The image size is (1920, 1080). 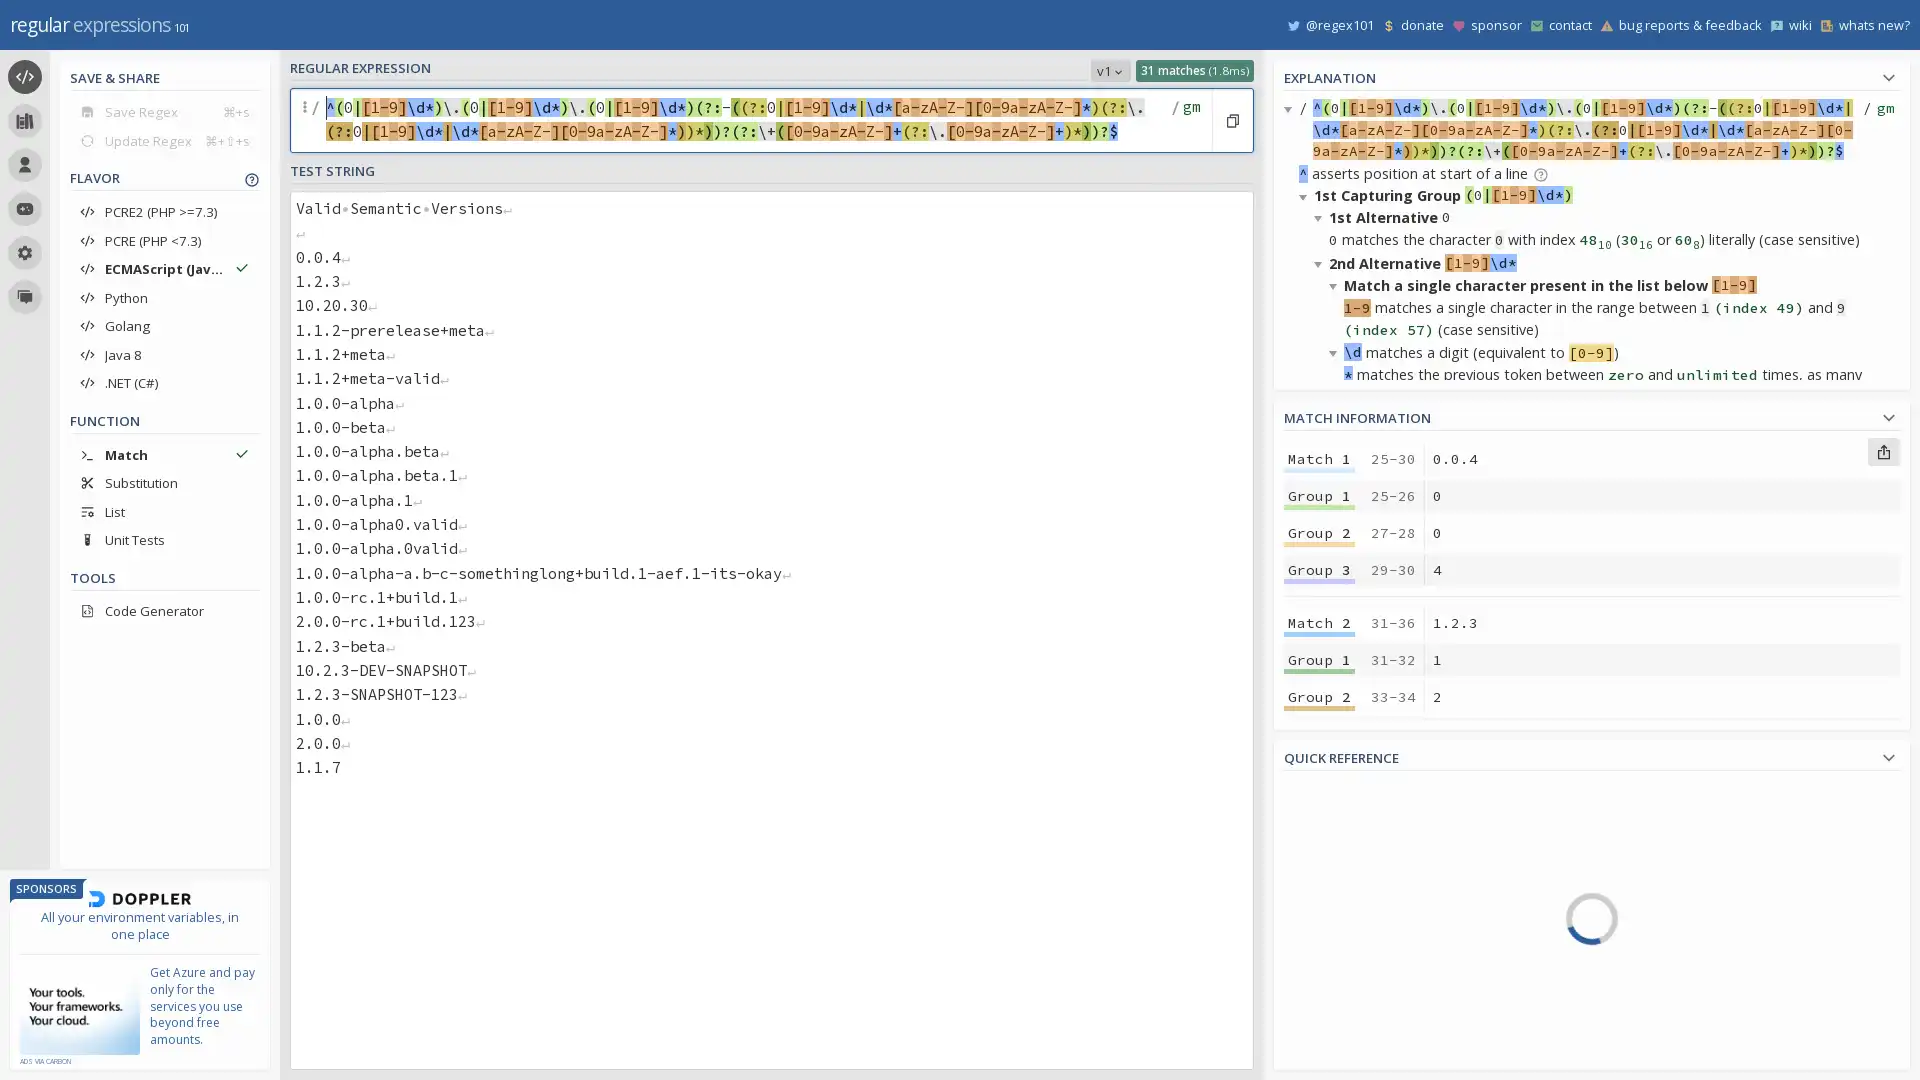 I want to click on Meta Sequences, so click(x=1377, y=944).